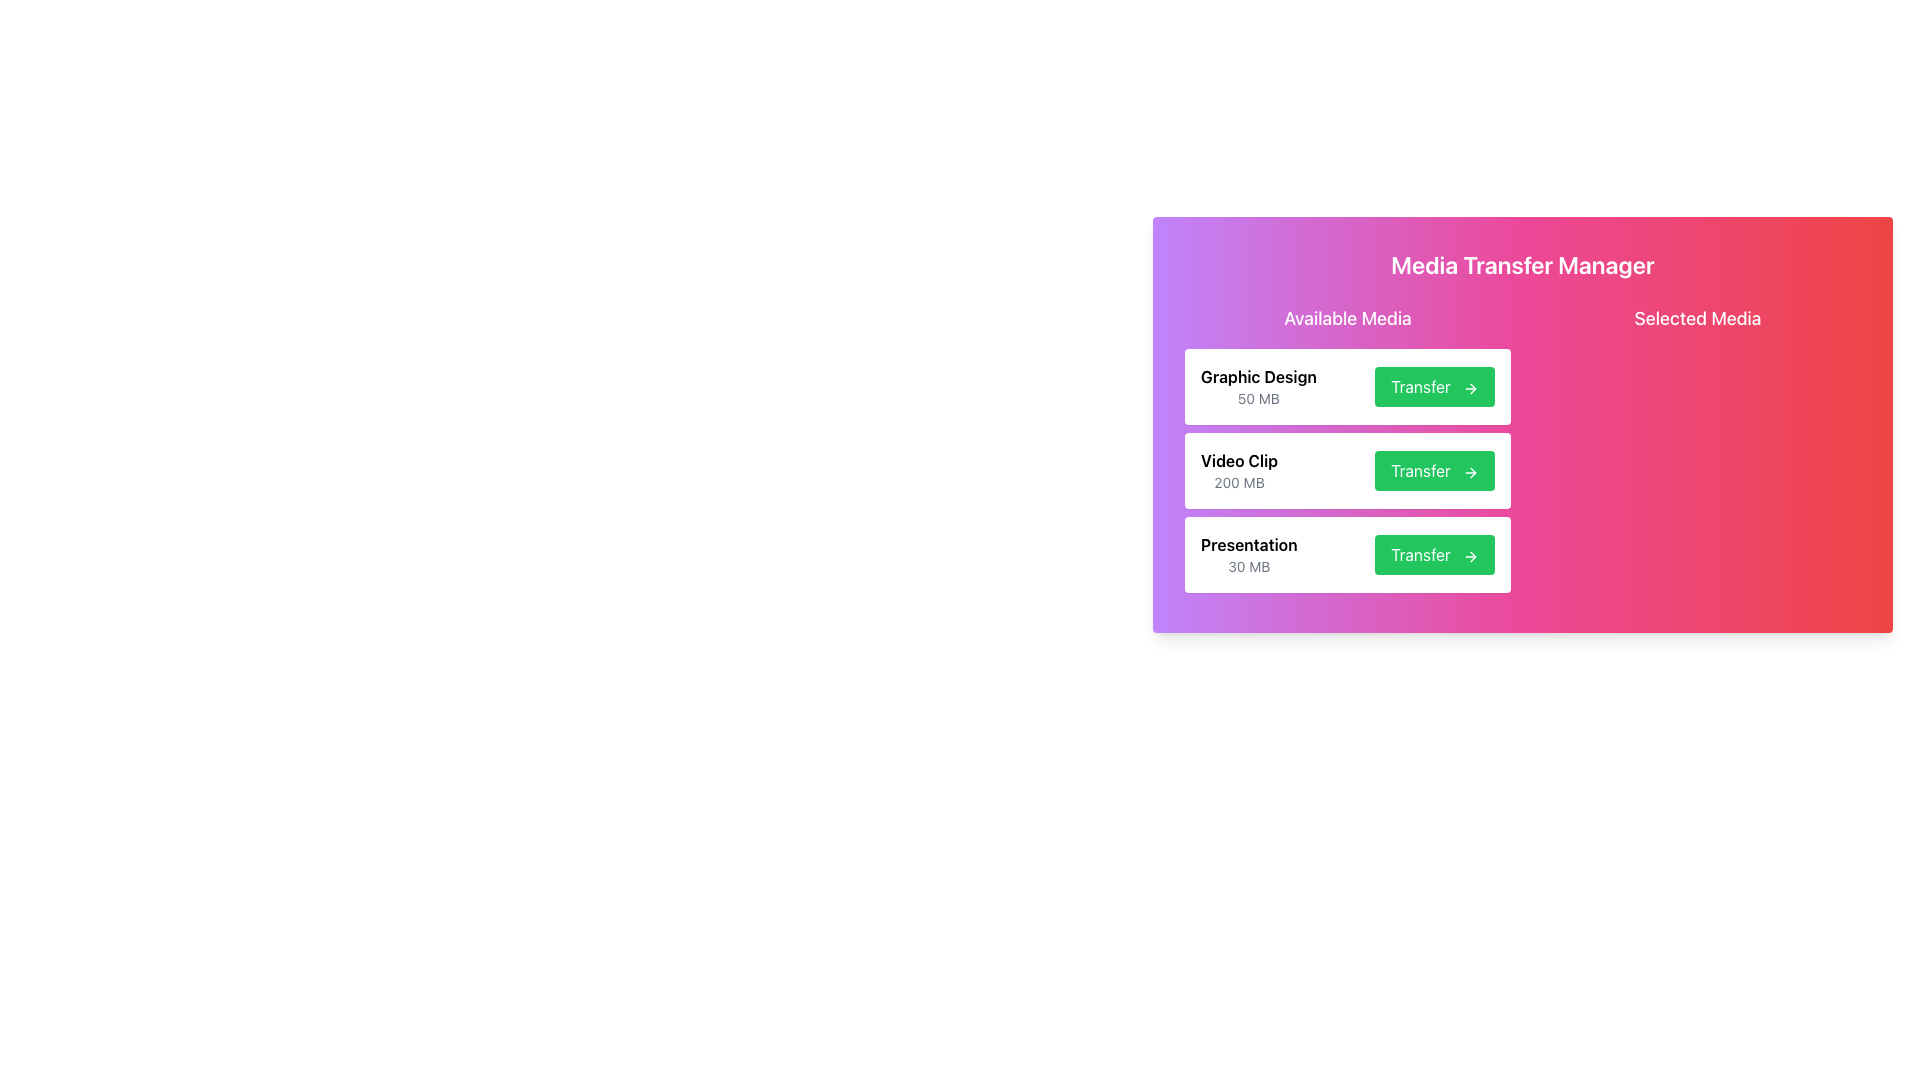 The height and width of the screenshot is (1080, 1920). Describe the element at coordinates (1348, 386) in the screenshot. I see `the first Media list item labeled 'Graphic Design' in the 'Available Media' section of the 'Media Transfer Manager' panel` at that location.